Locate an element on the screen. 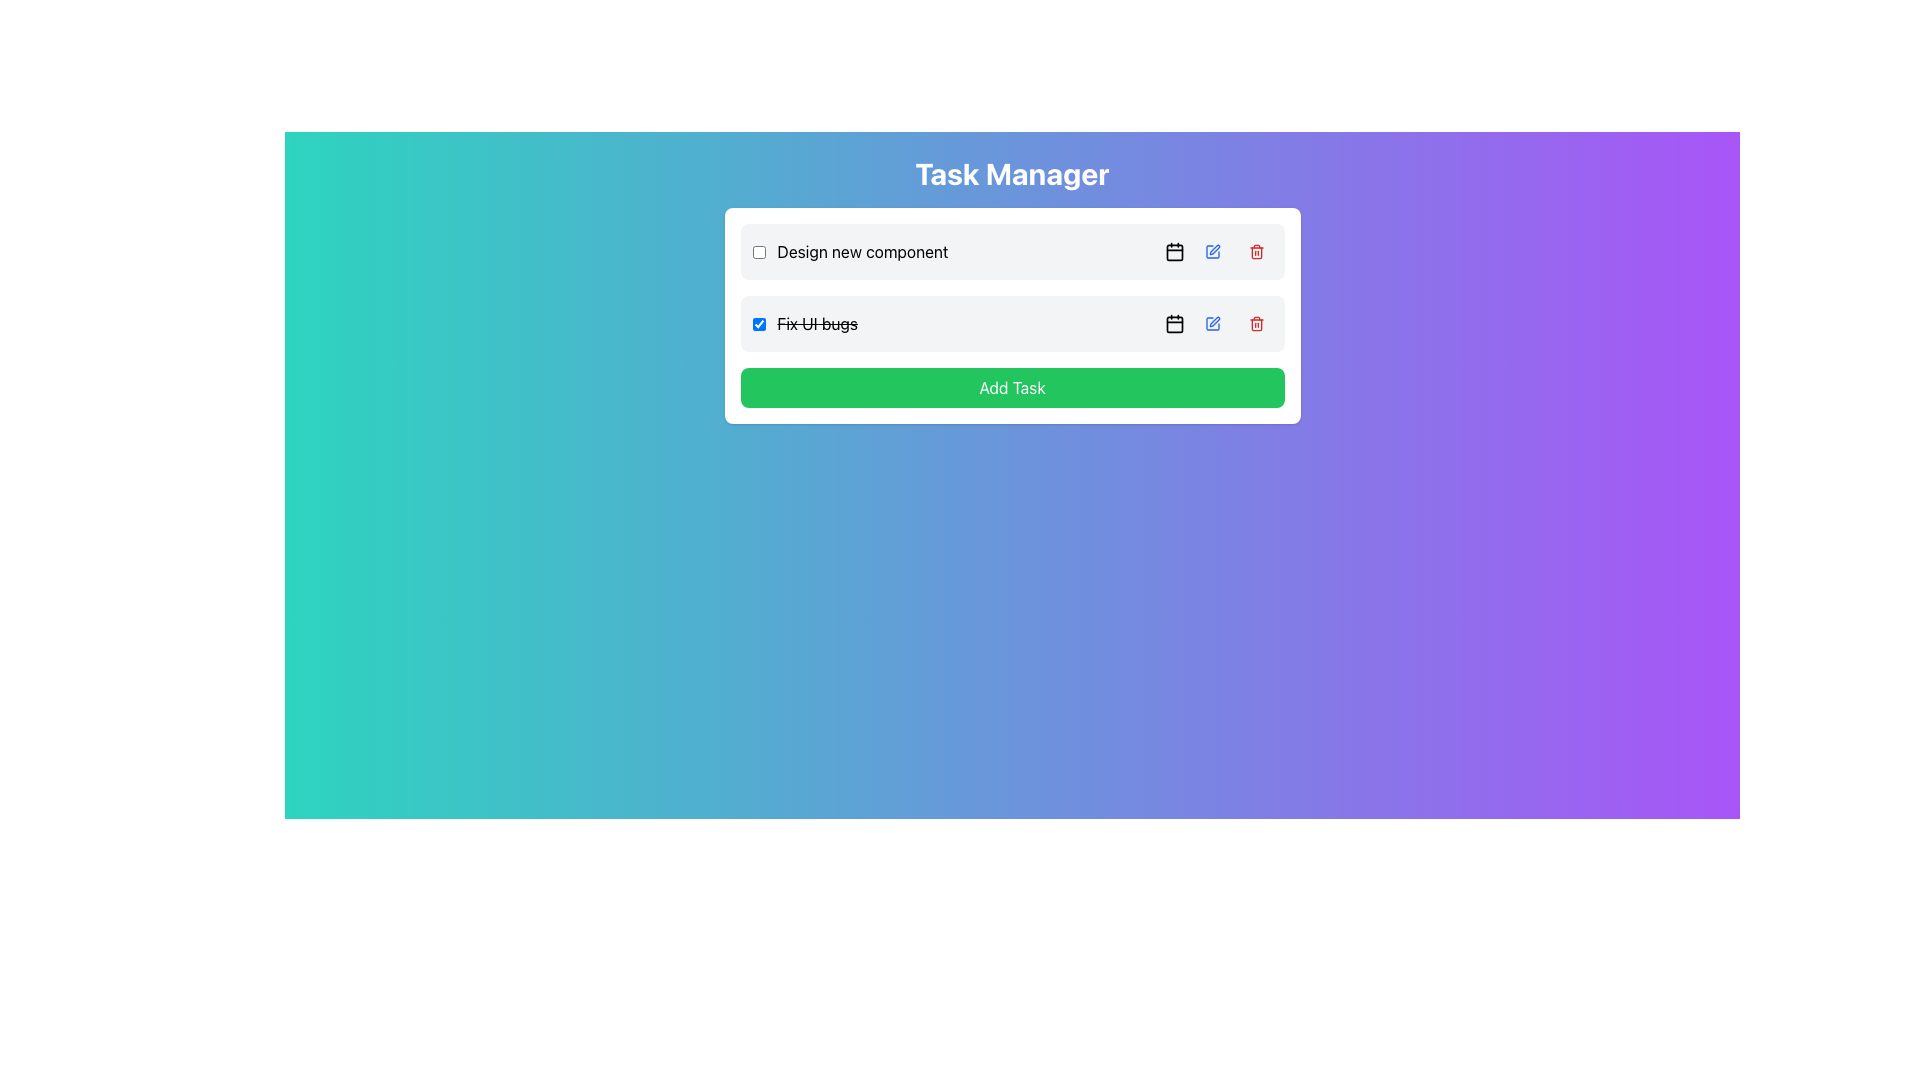 This screenshot has width=1920, height=1080. the delete button located in the second task row of the task list is located at coordinates (1255, 250).